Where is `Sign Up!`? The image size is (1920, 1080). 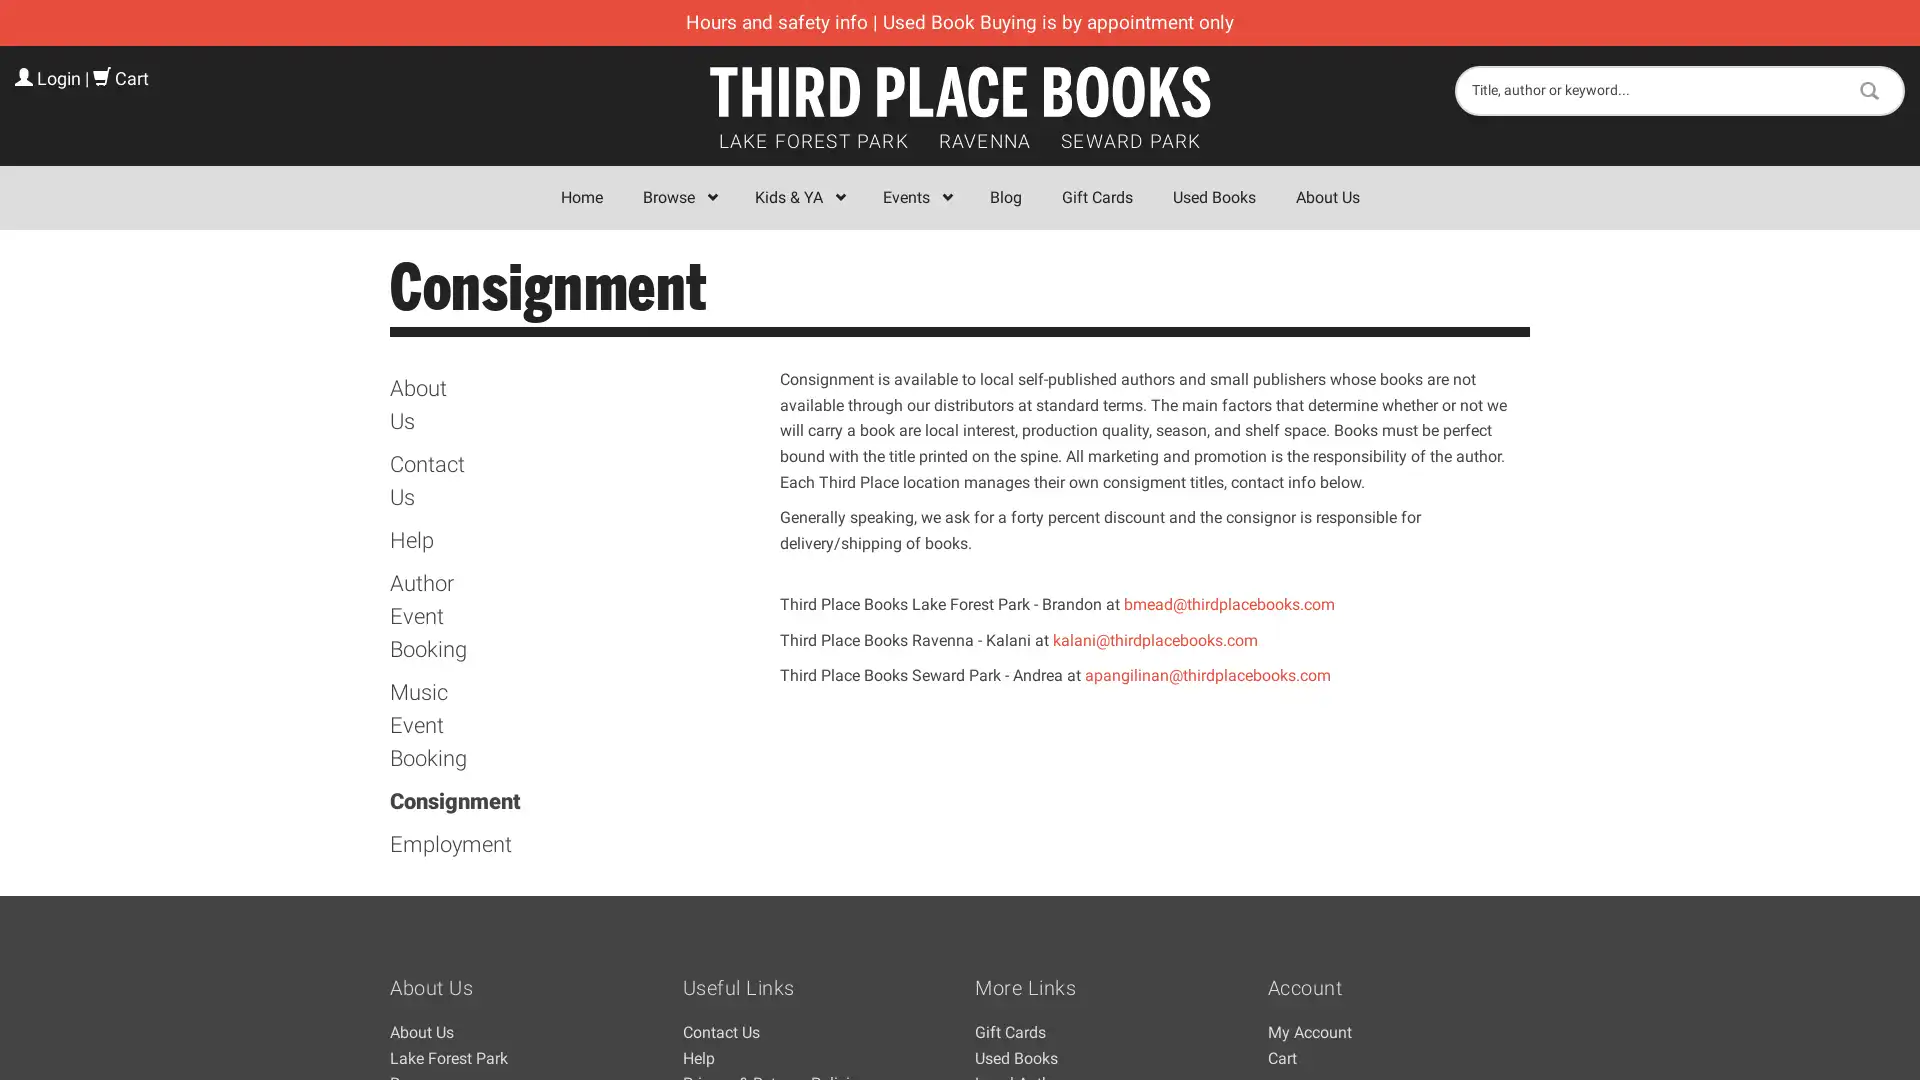
Sign Up! is located at coordinates (960, 744).